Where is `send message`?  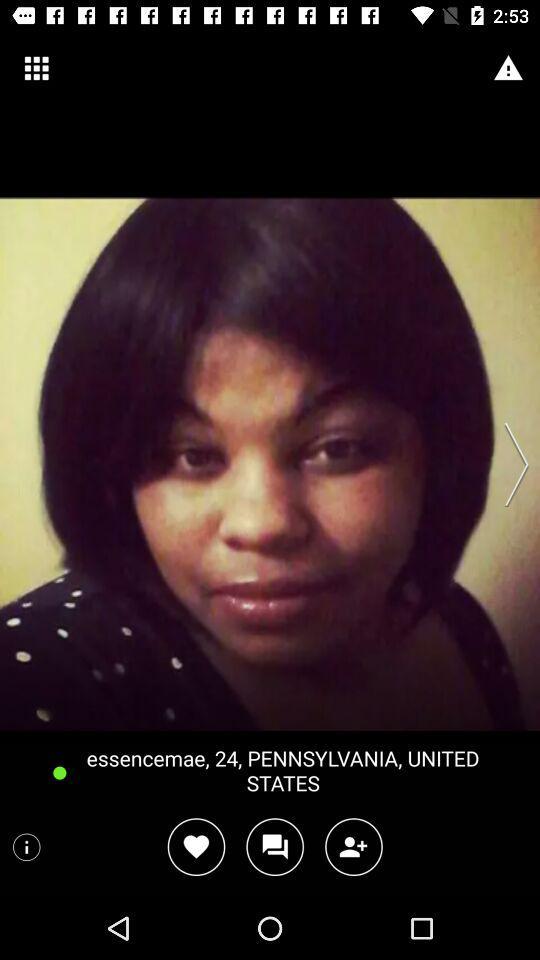 send message is located at coordinates (274, 846).